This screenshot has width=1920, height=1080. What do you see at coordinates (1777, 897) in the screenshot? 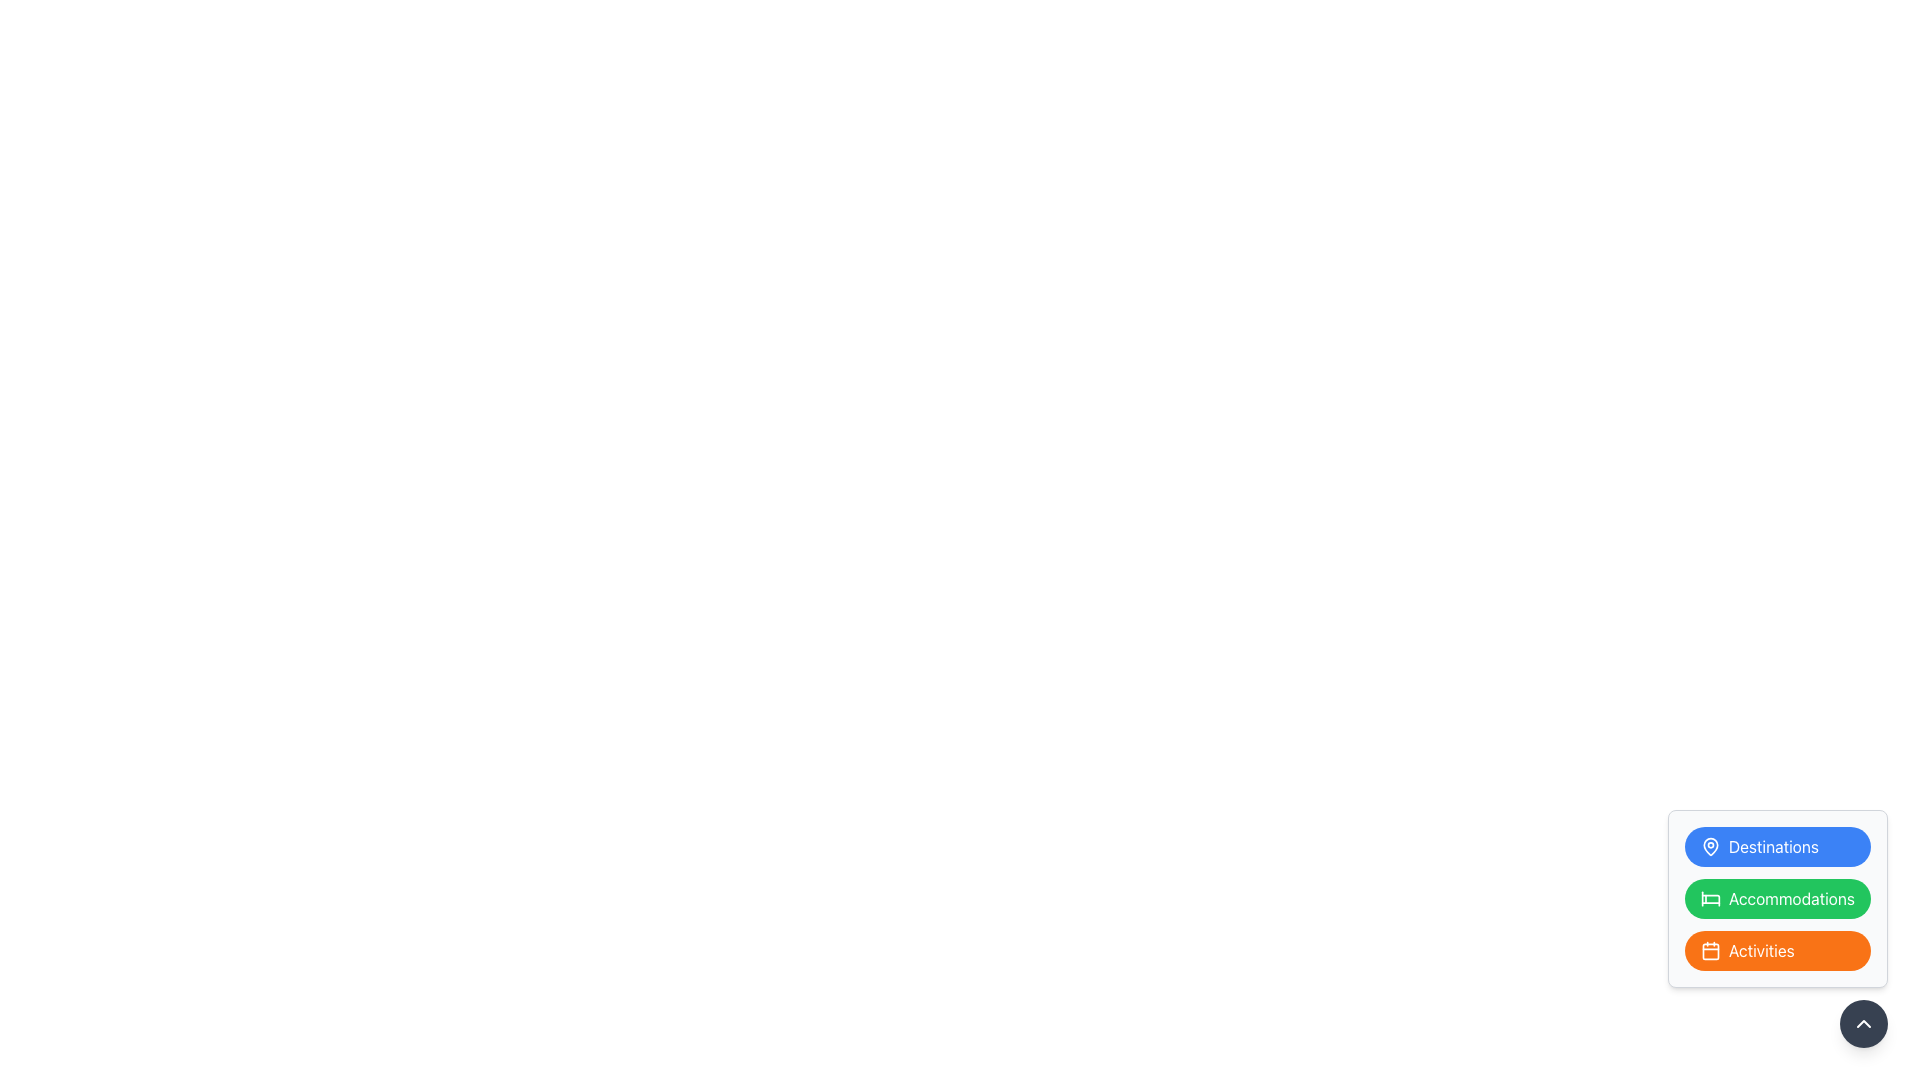
I see `the accommodations button, which is the second button in a vertical list of three buttons` at bounding box center [1777, 897].